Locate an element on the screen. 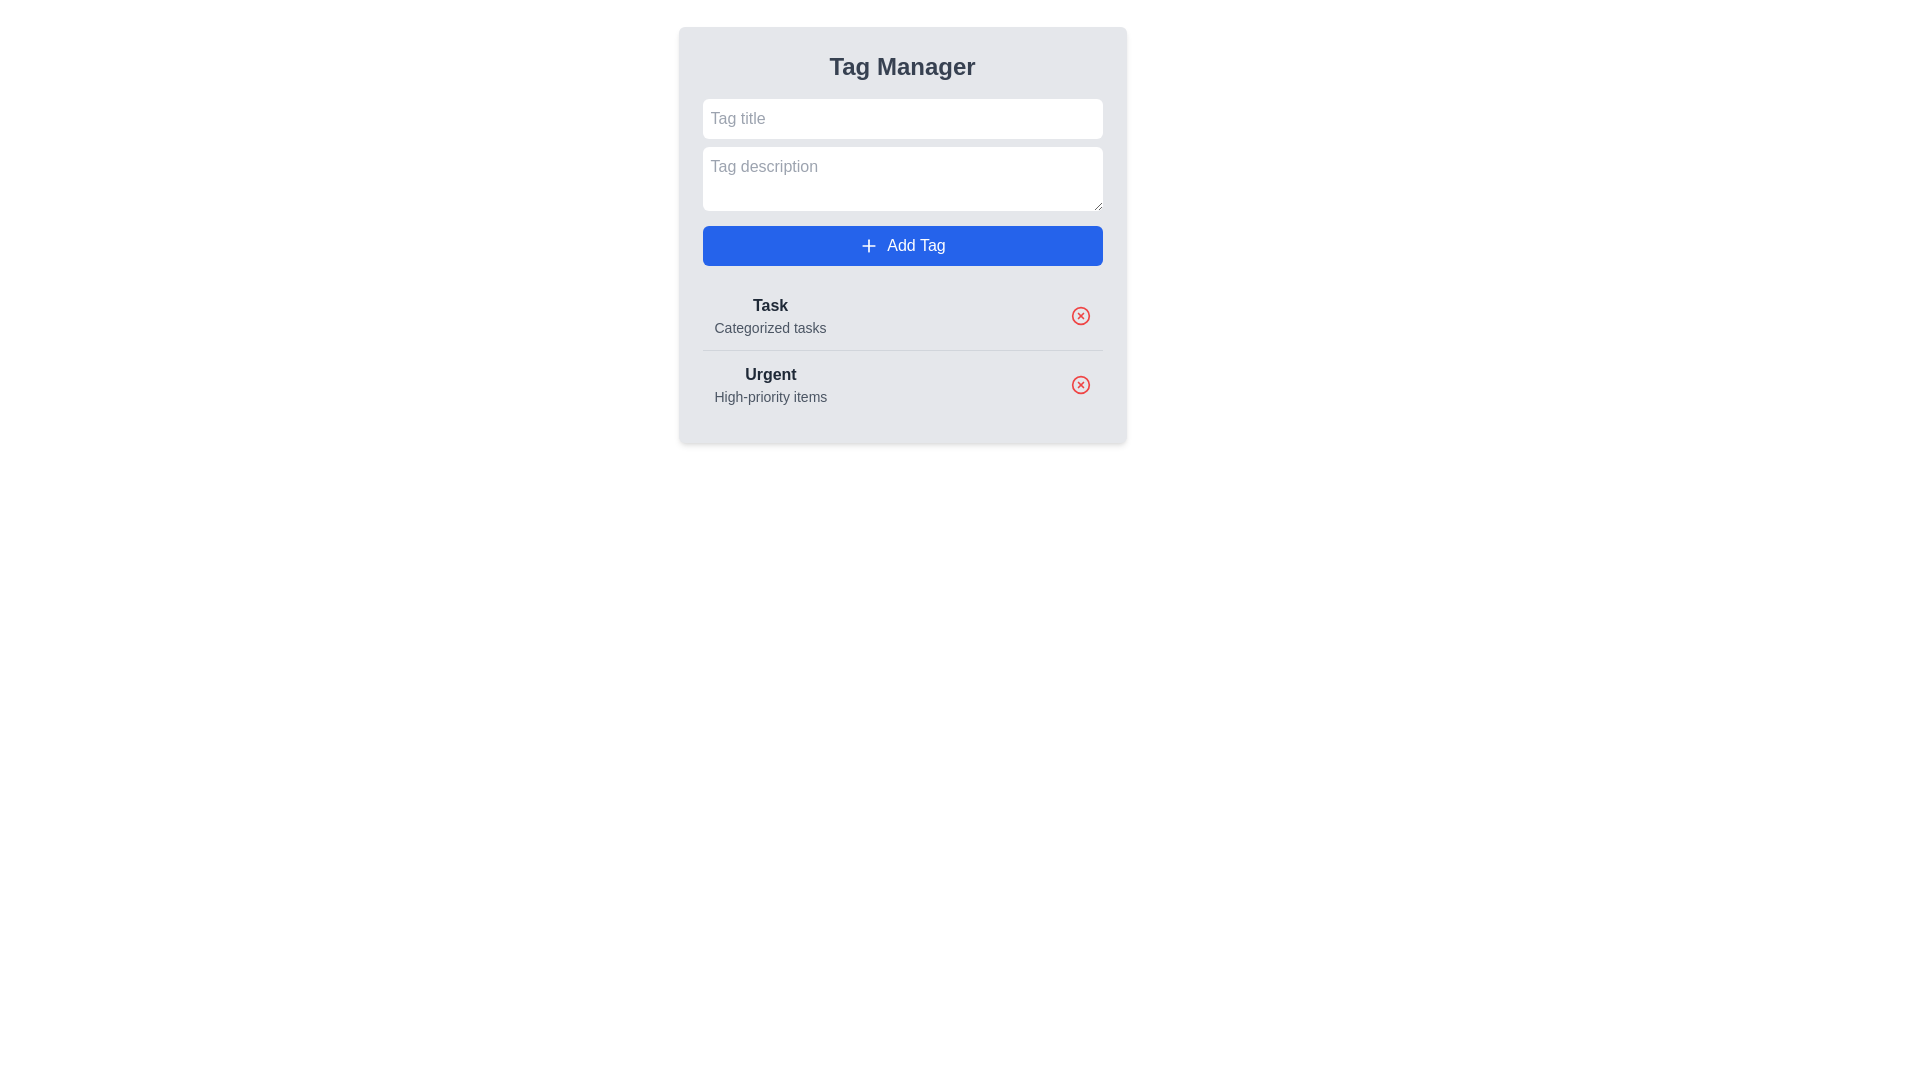 This screenshot has height=1080, width=1920. the 'Tag Manager' header to perform related actions with adjacent elements like 'Tag title' and 'Tag description' is located at coordinates (901, 65).